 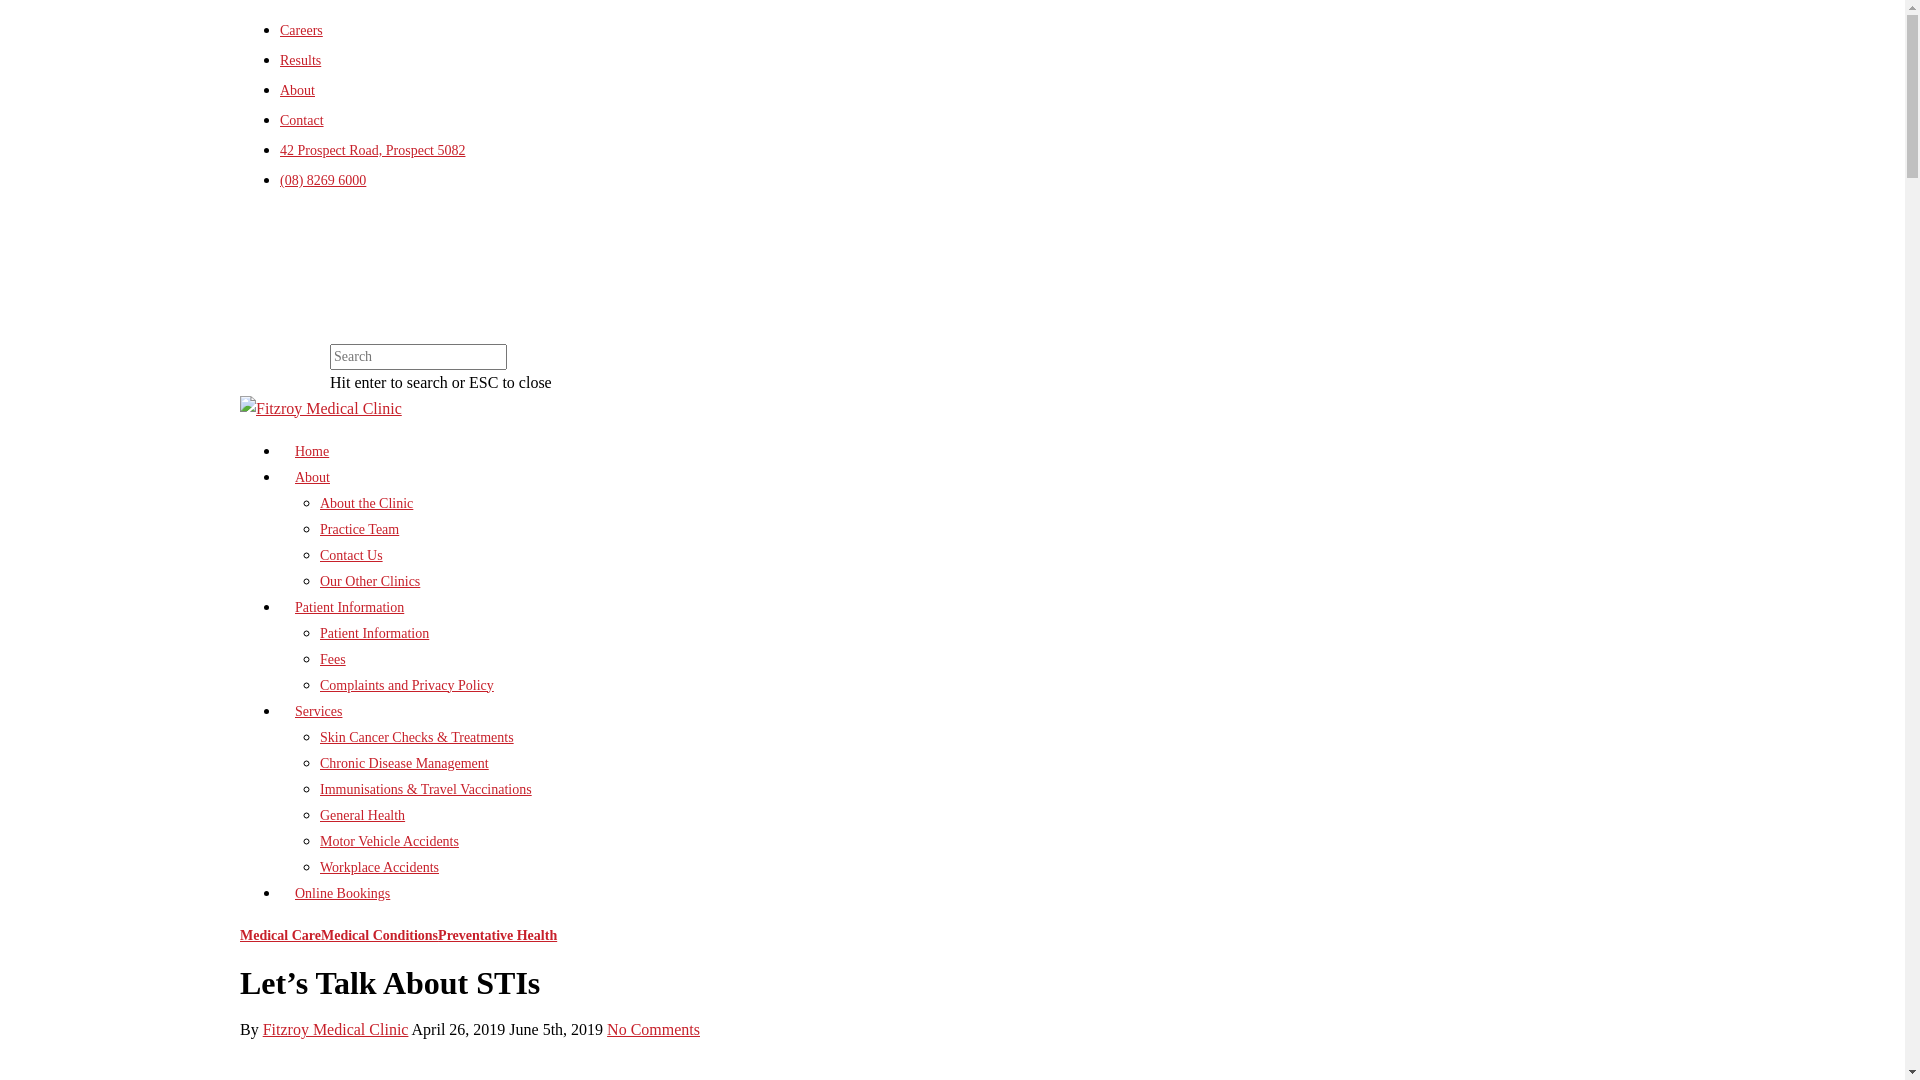 What do you see at coordinates (425, 788) in the screenshot?
I see `'Immunisations & Travel Vaccinations'` at bounding box center [425, 788].